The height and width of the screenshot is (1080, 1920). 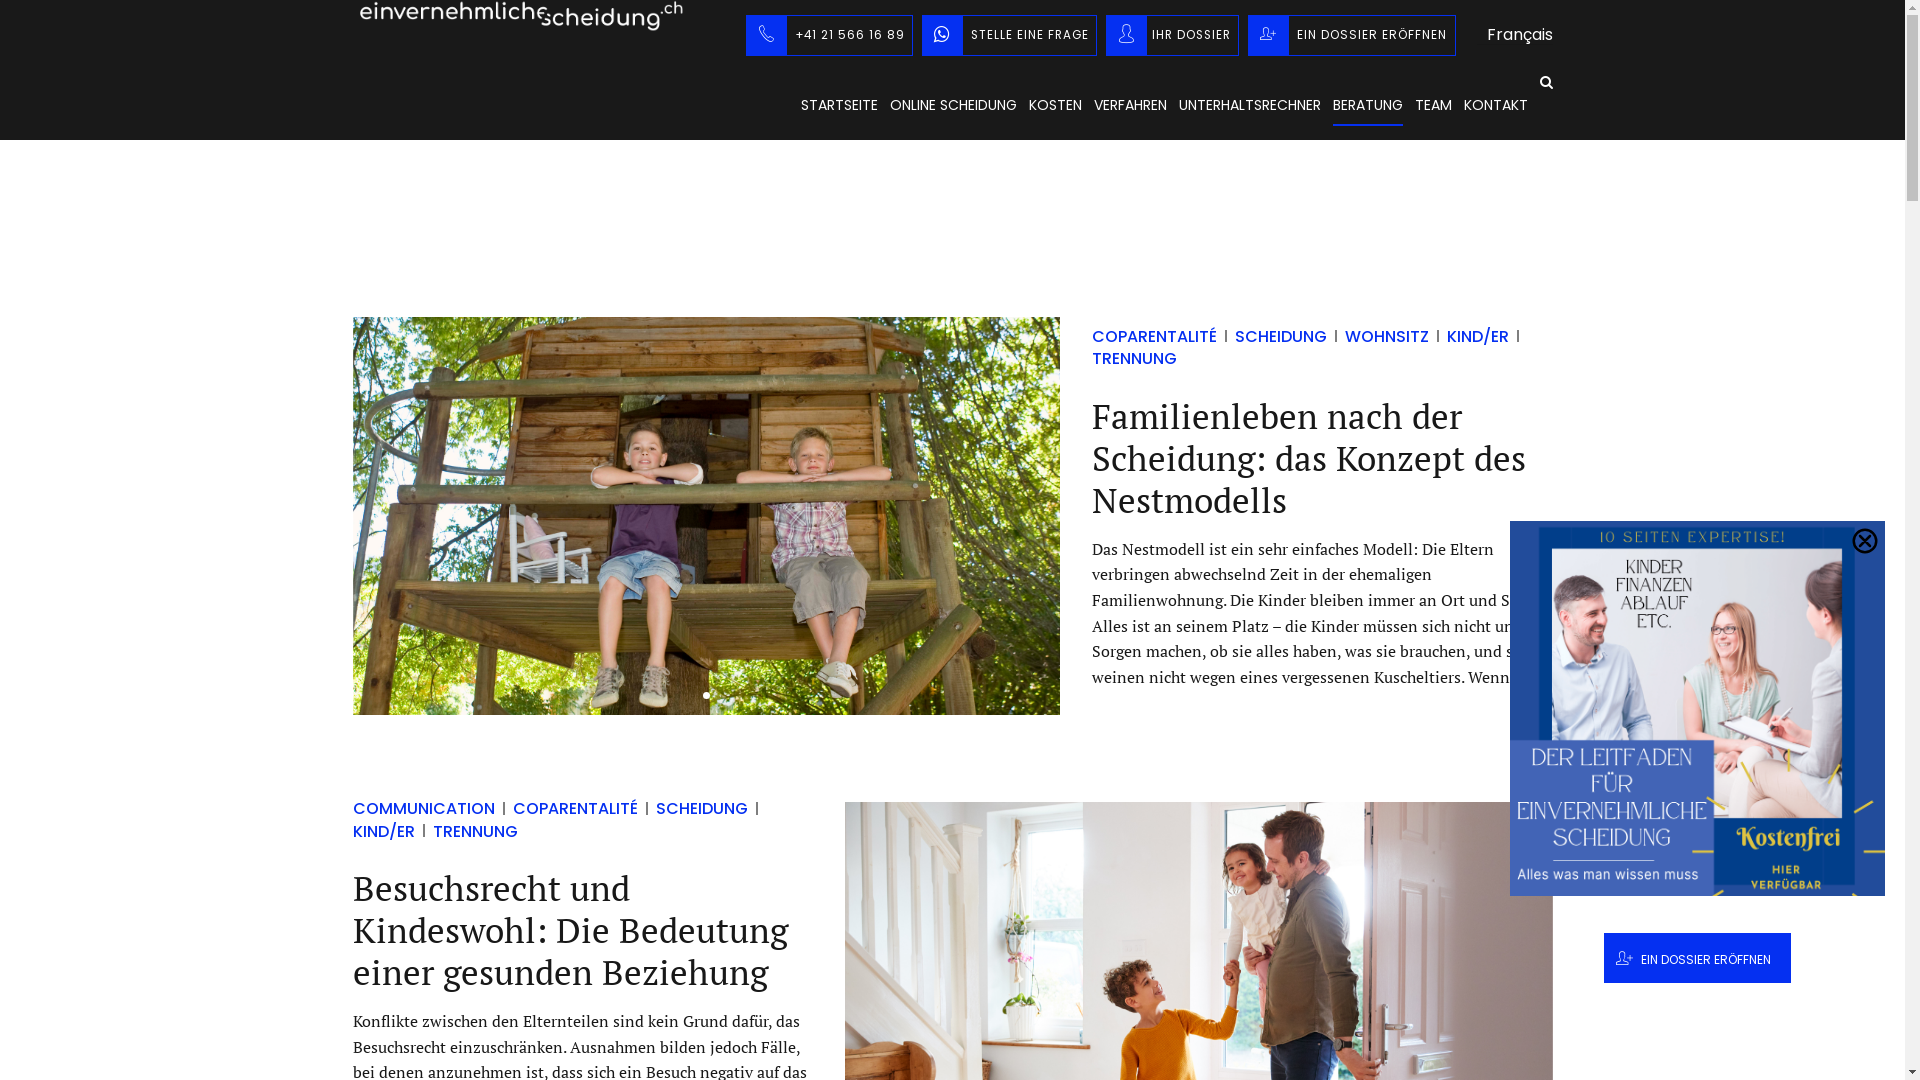 I want to click on 'STELLE EINE FRAGE', so click(x=1009, y=34).